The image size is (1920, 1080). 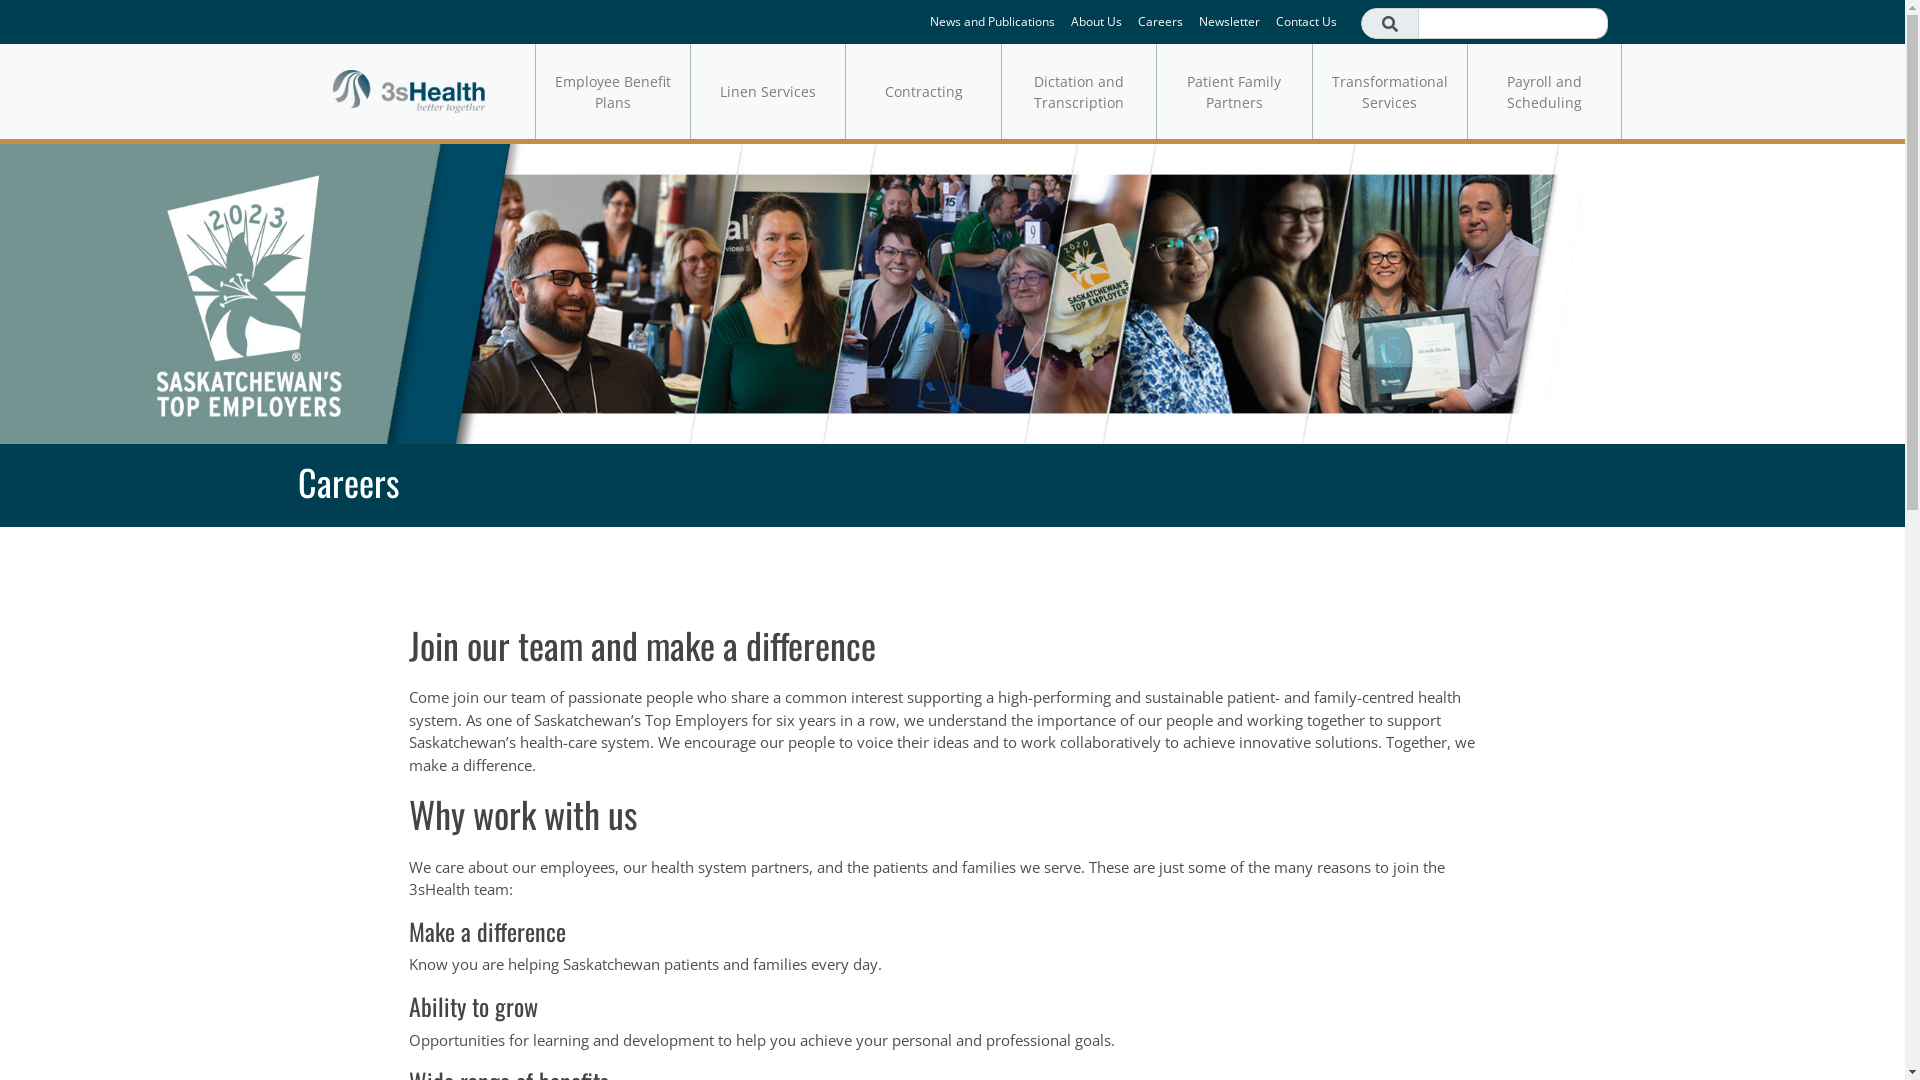 I want to click on 'Payroll and Scheduling', so click(x=1467, y=91).